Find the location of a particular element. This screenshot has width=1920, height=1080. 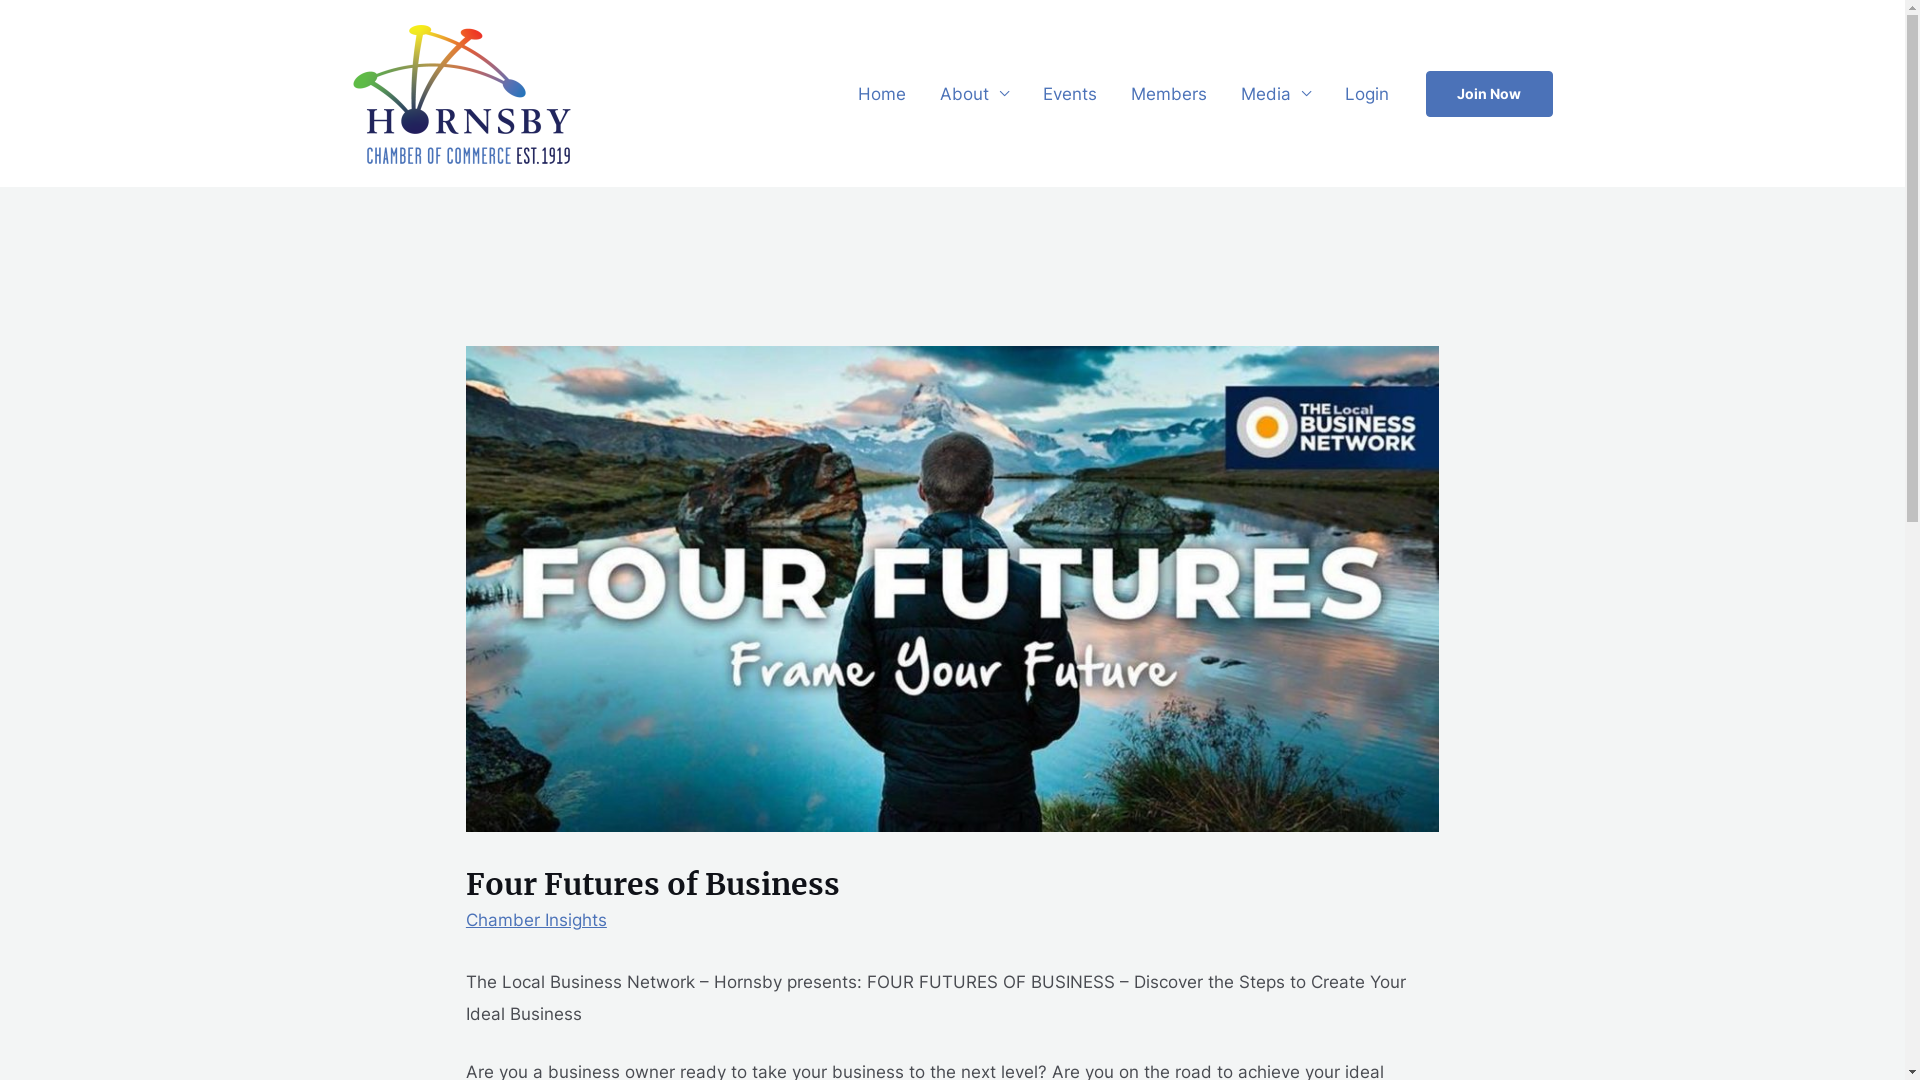

'Home' is located at coordinates (840, 92).